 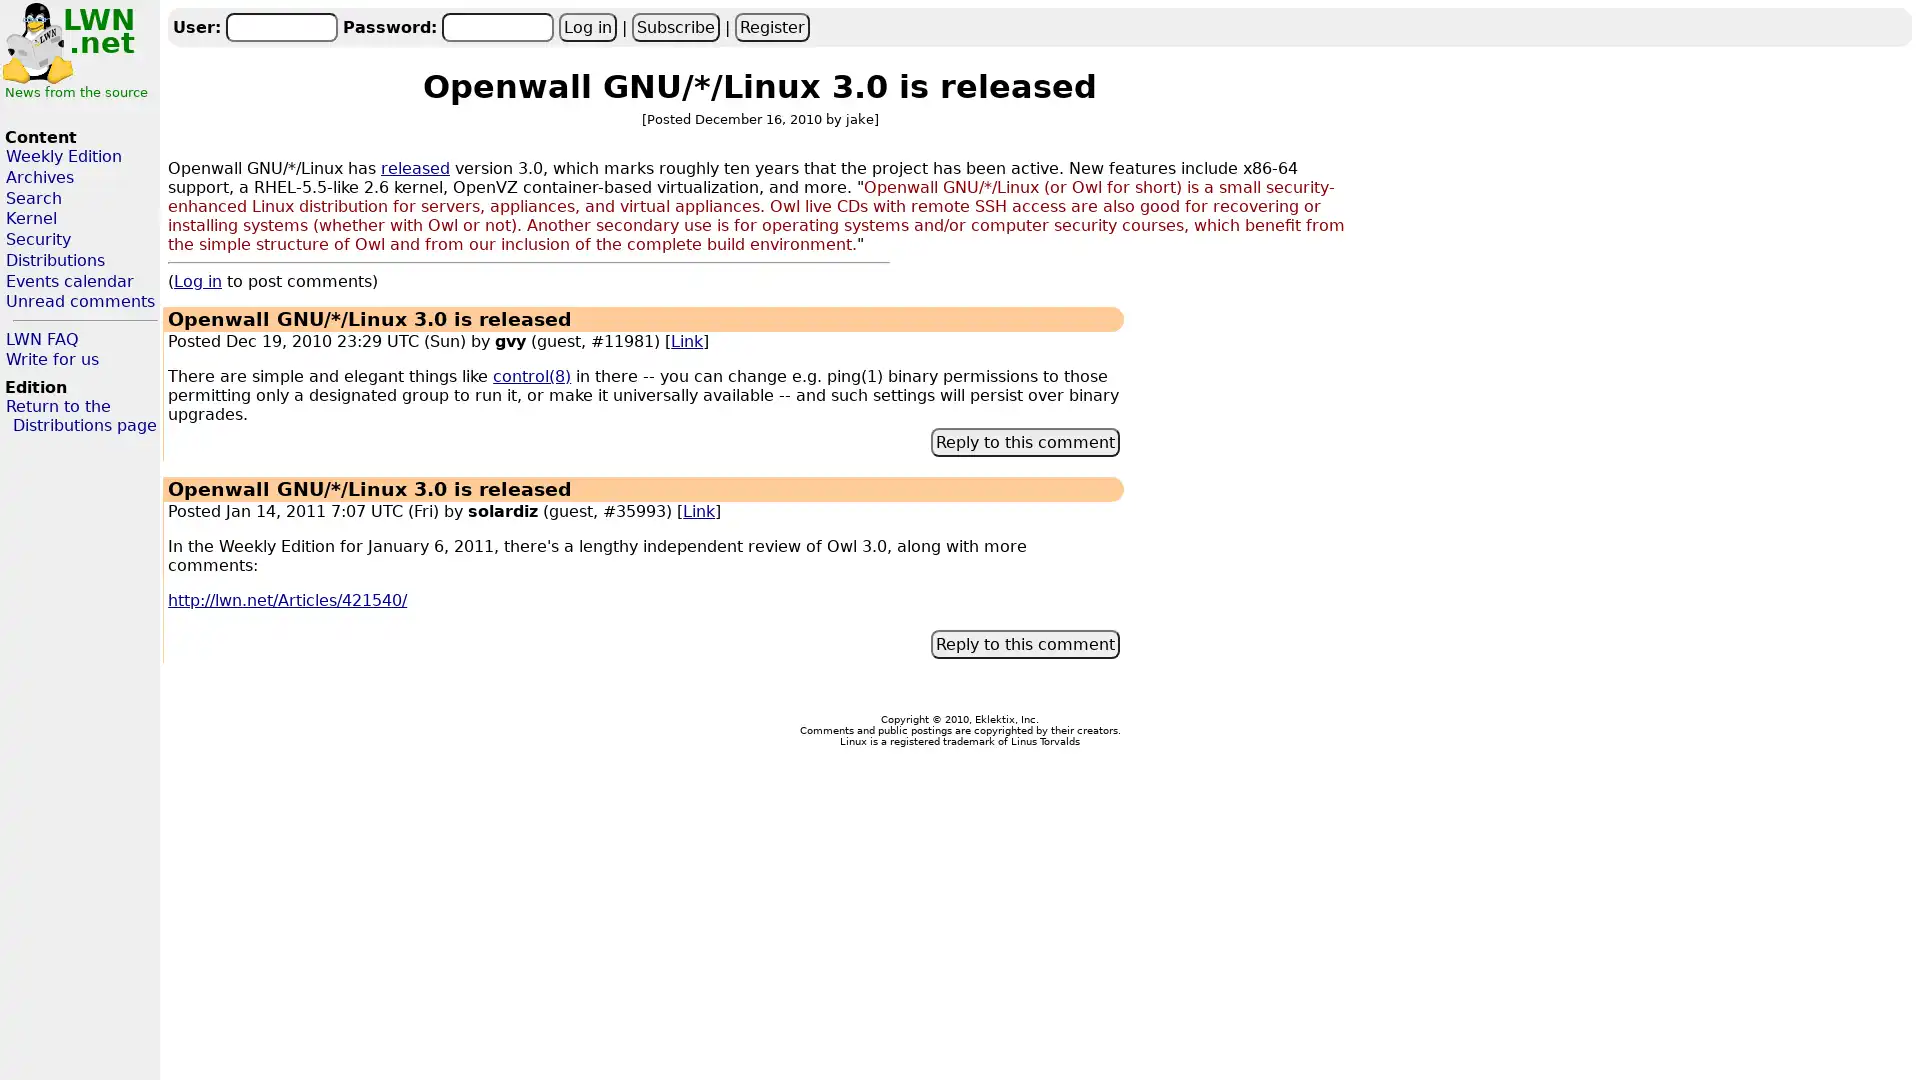 I want to click on Log in, so click(x=585, y=26).